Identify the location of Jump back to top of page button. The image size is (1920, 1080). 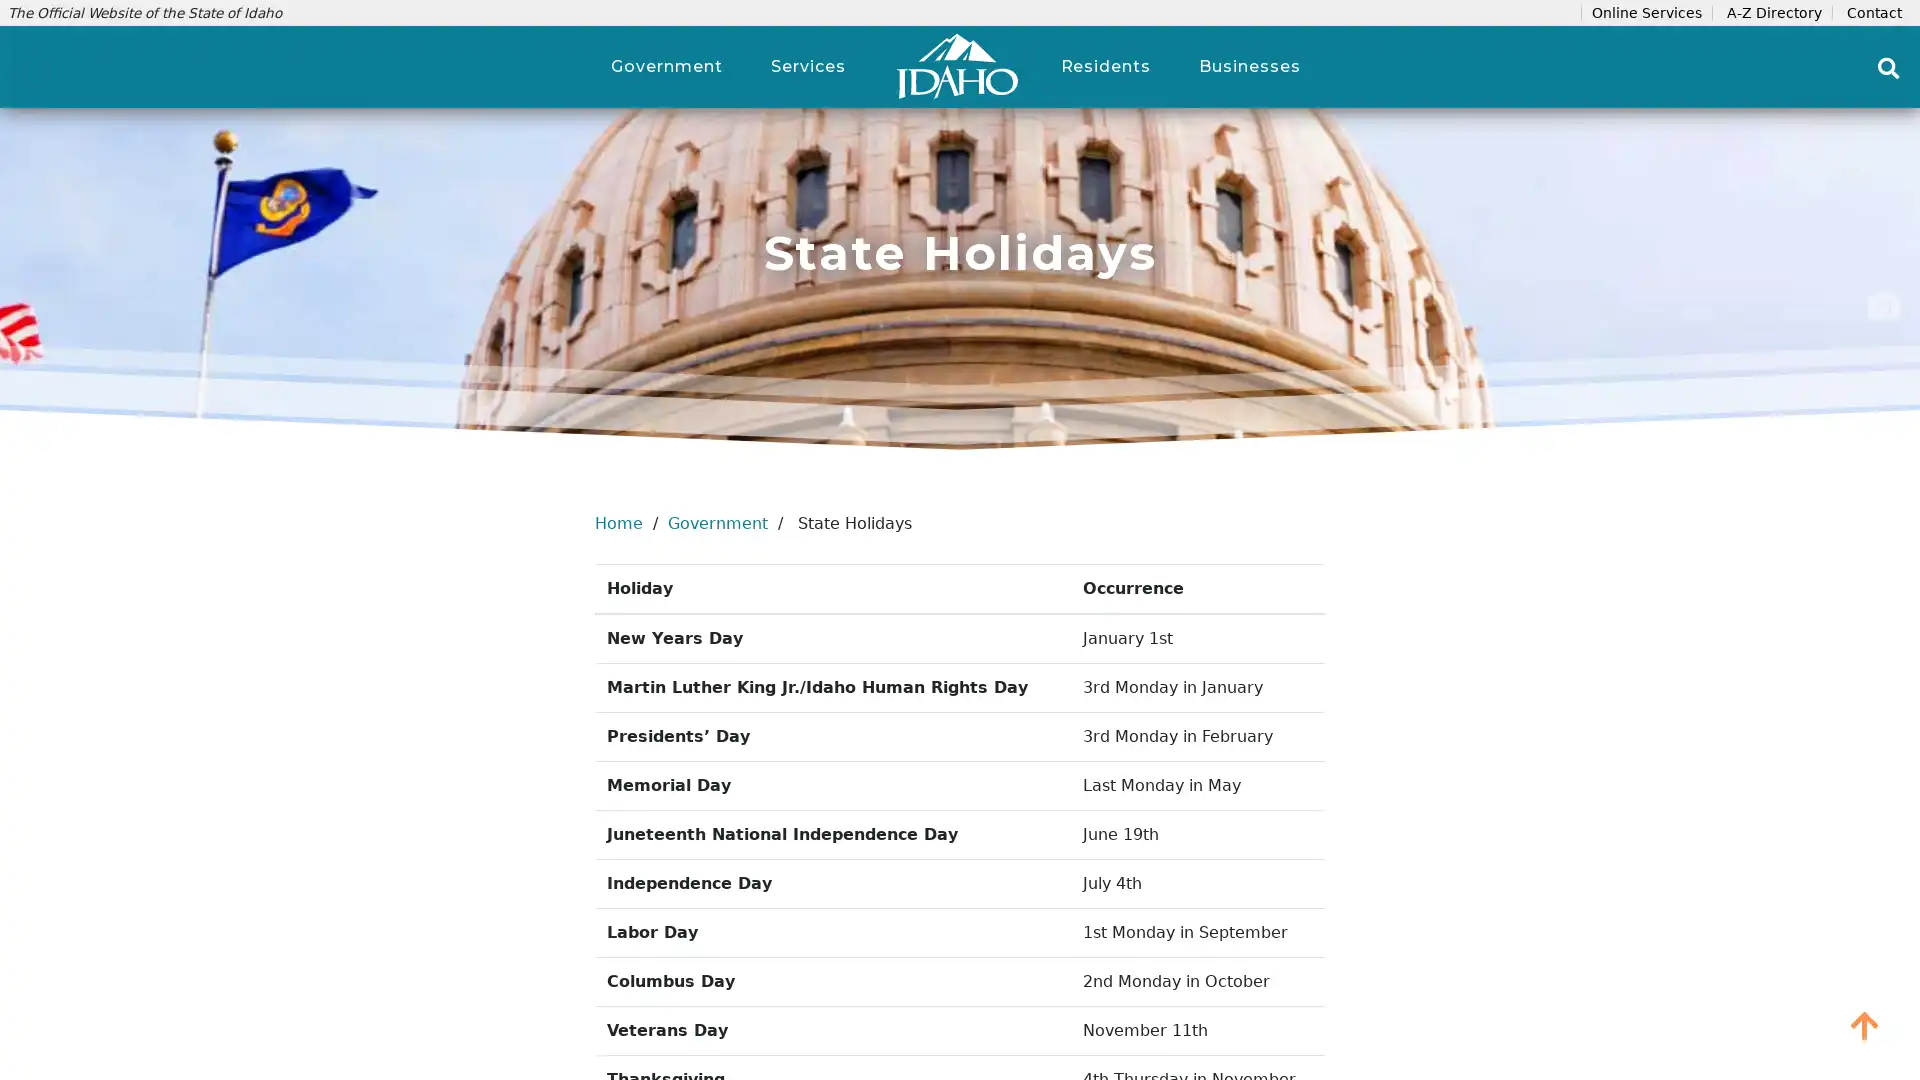
(1864, 1025).